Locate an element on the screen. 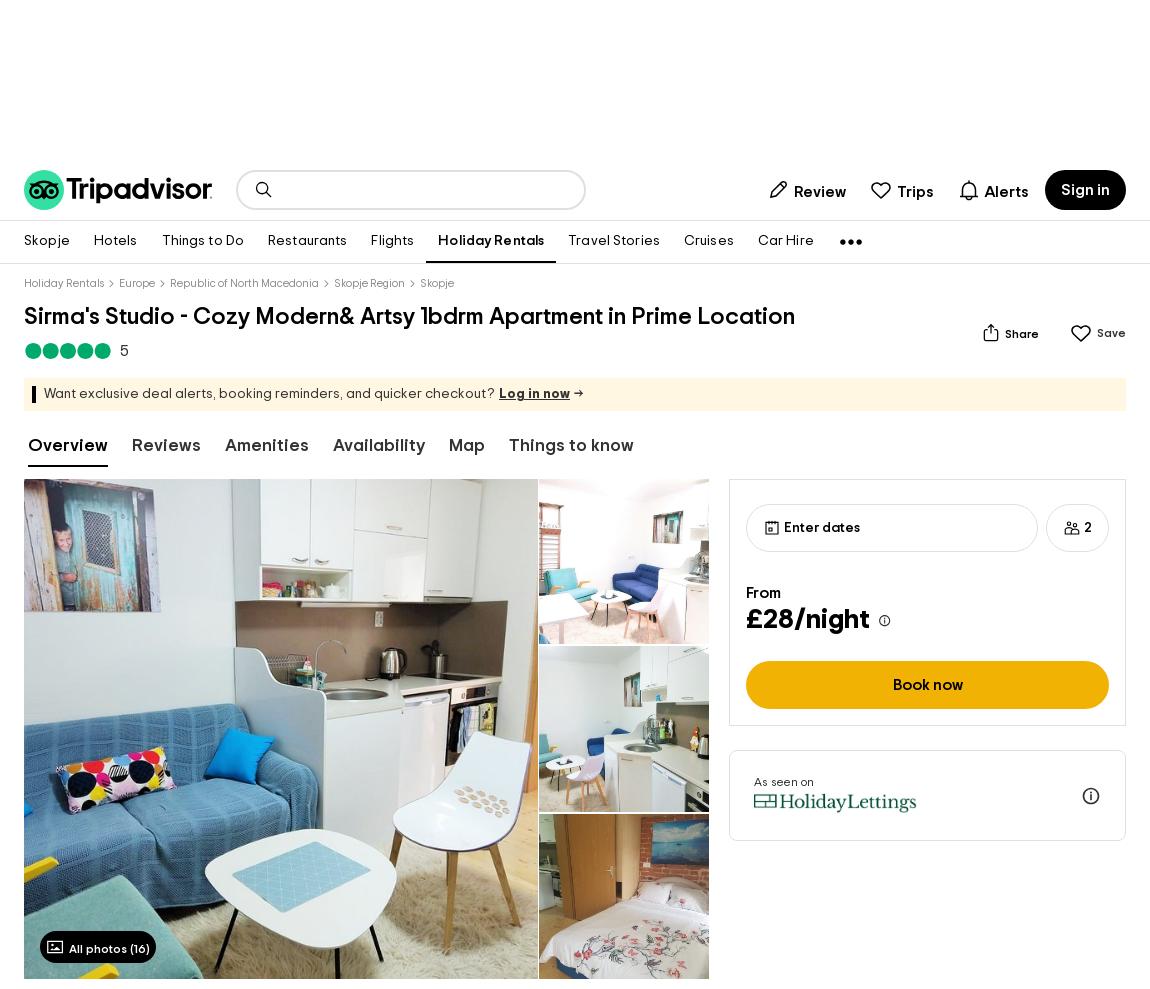 The height and width of the screenshot is (989, 1150). 'As seen on' is located at coordinates (782, 781).